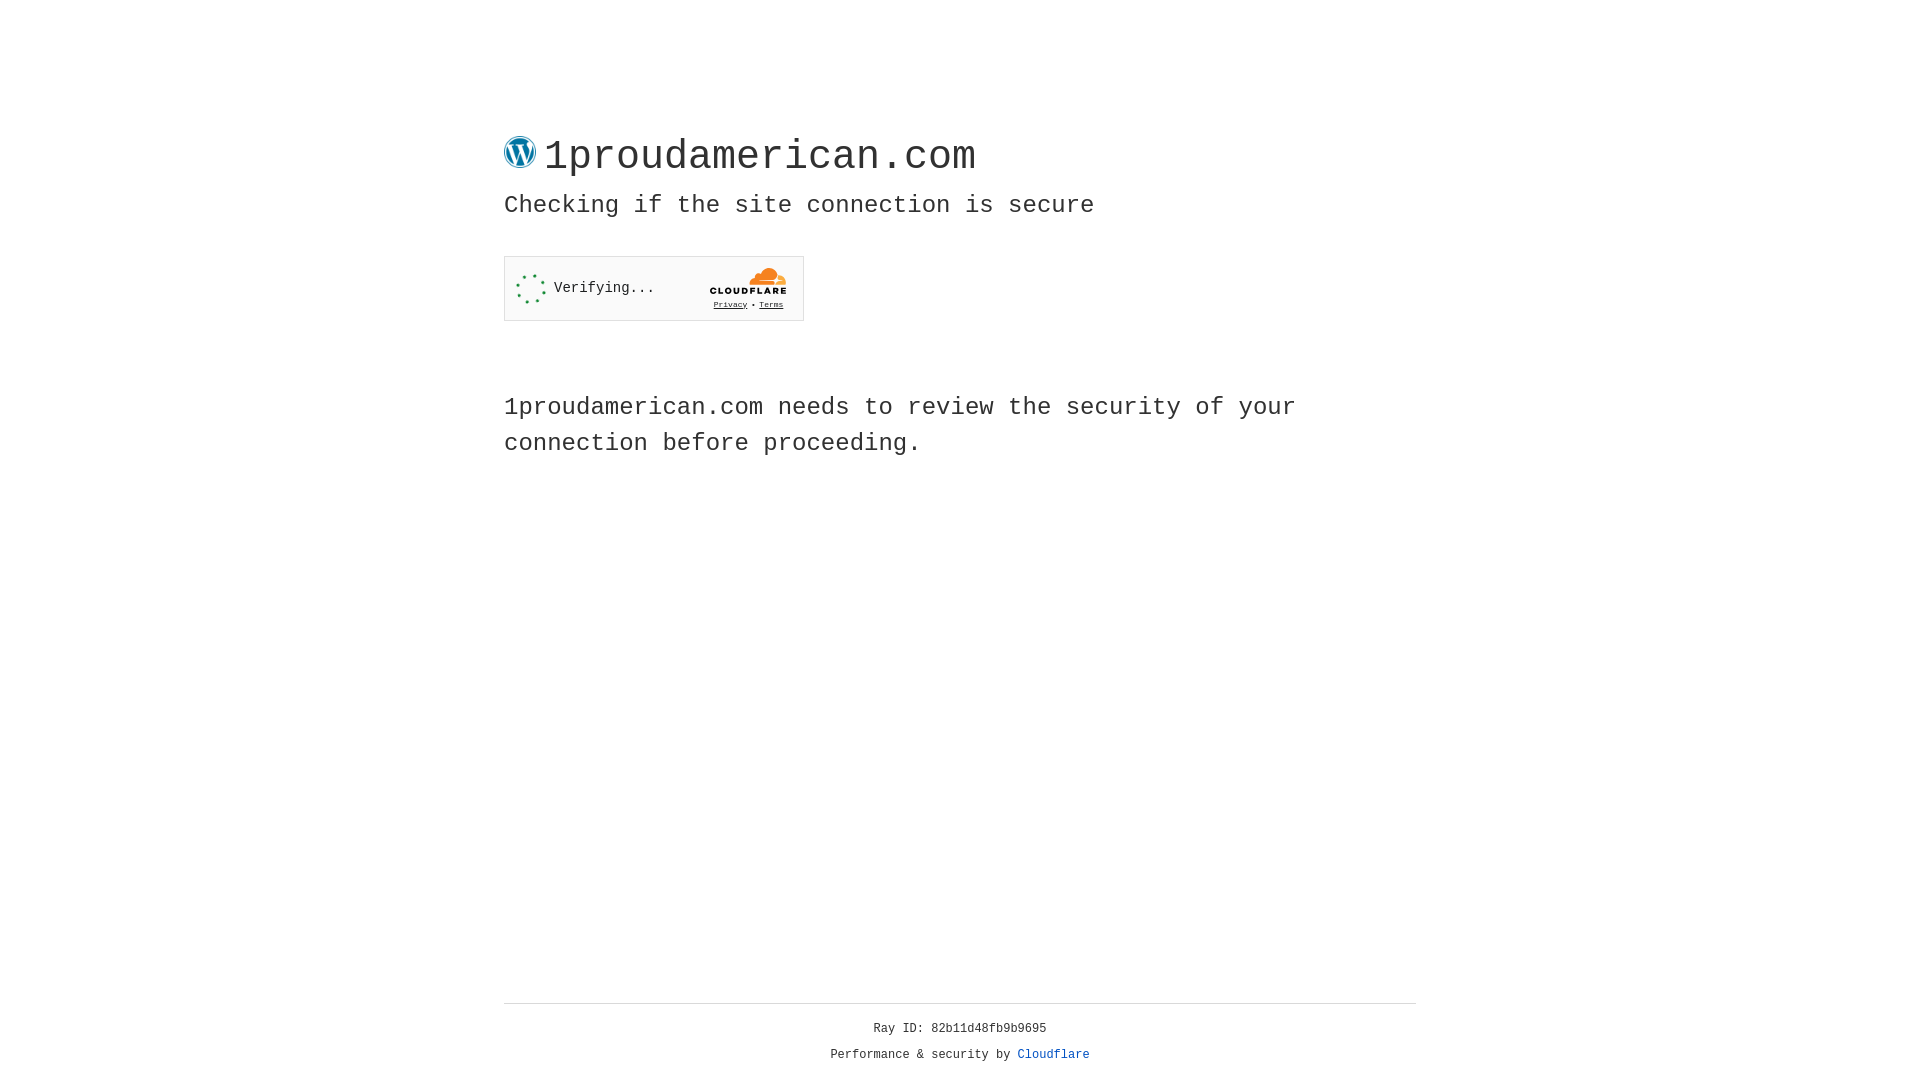 The width and height of the screenshot is (1920, 1080). Describe the element at coordinates (653, 288) in the screenshot. I see `'Widget containing a Cloudflare security challenge'` at that location.